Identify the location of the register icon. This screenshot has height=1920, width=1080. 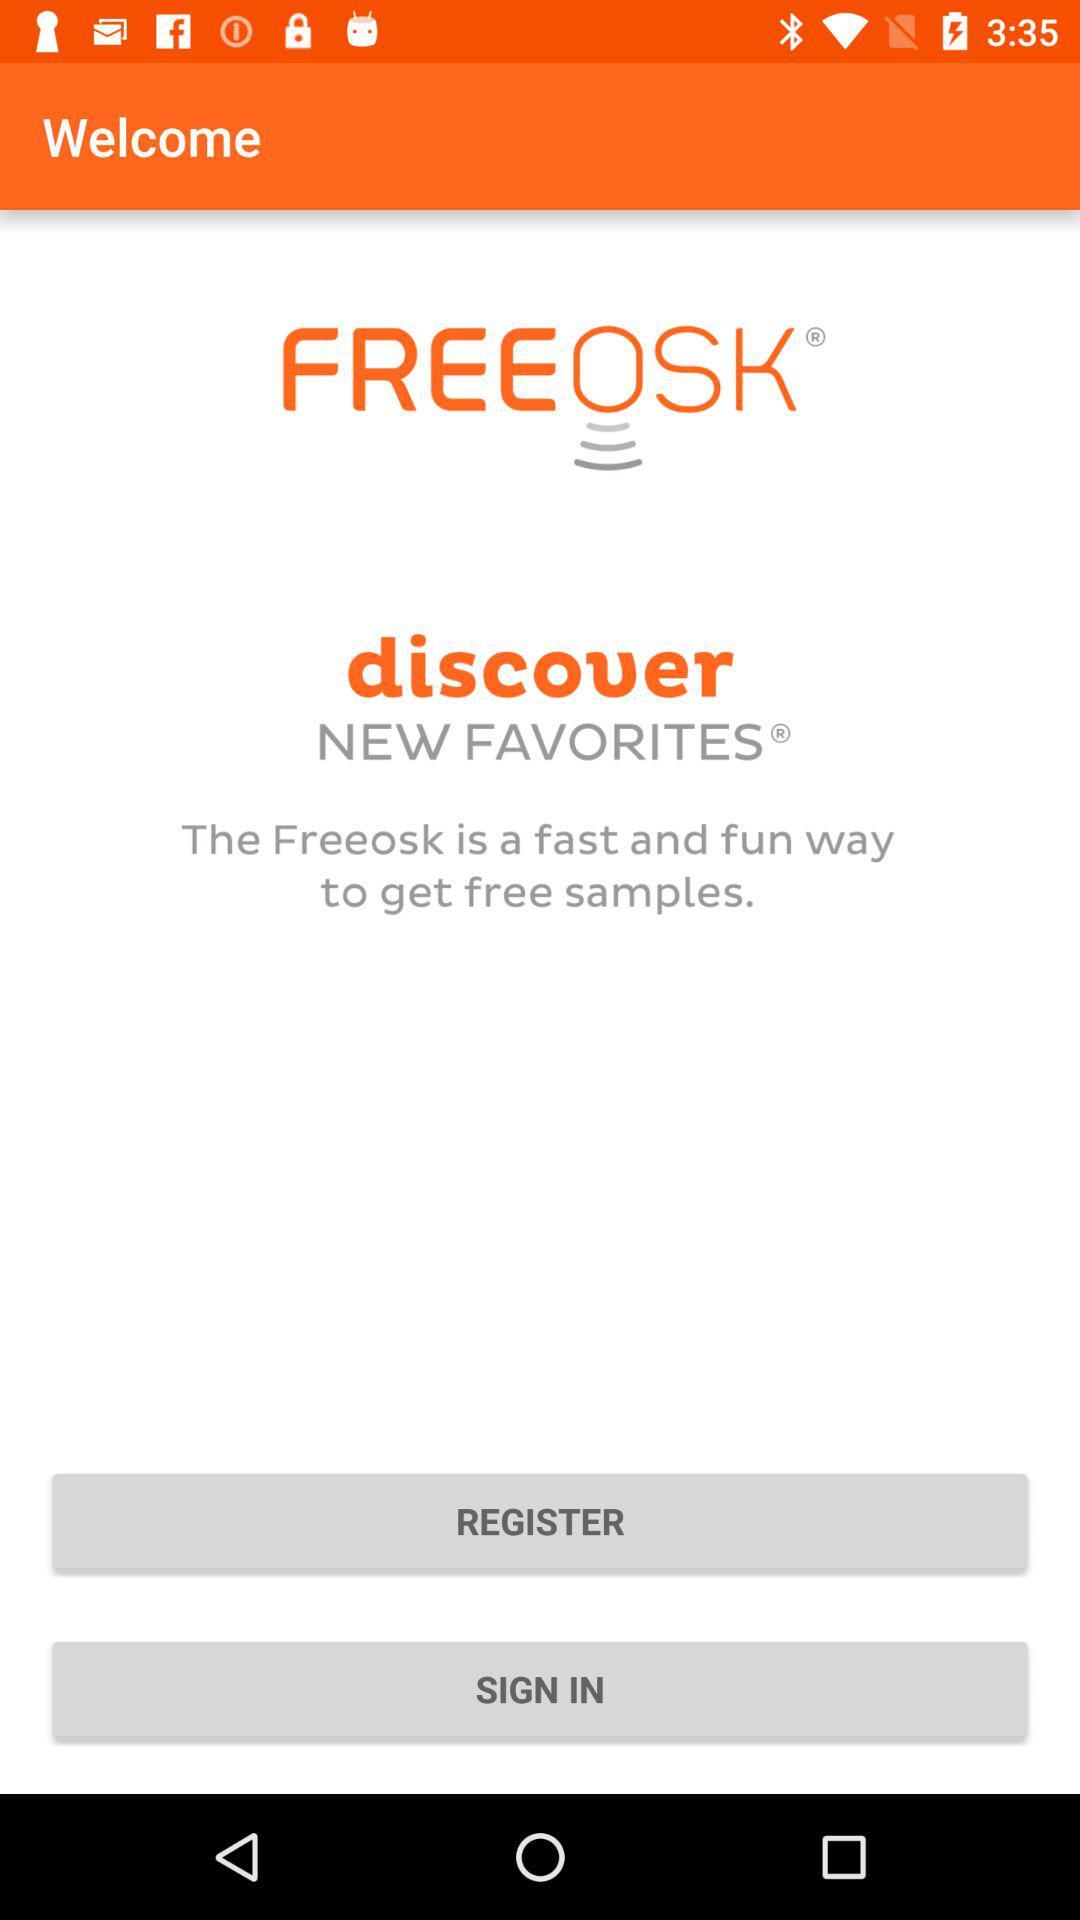
(540, 1520).